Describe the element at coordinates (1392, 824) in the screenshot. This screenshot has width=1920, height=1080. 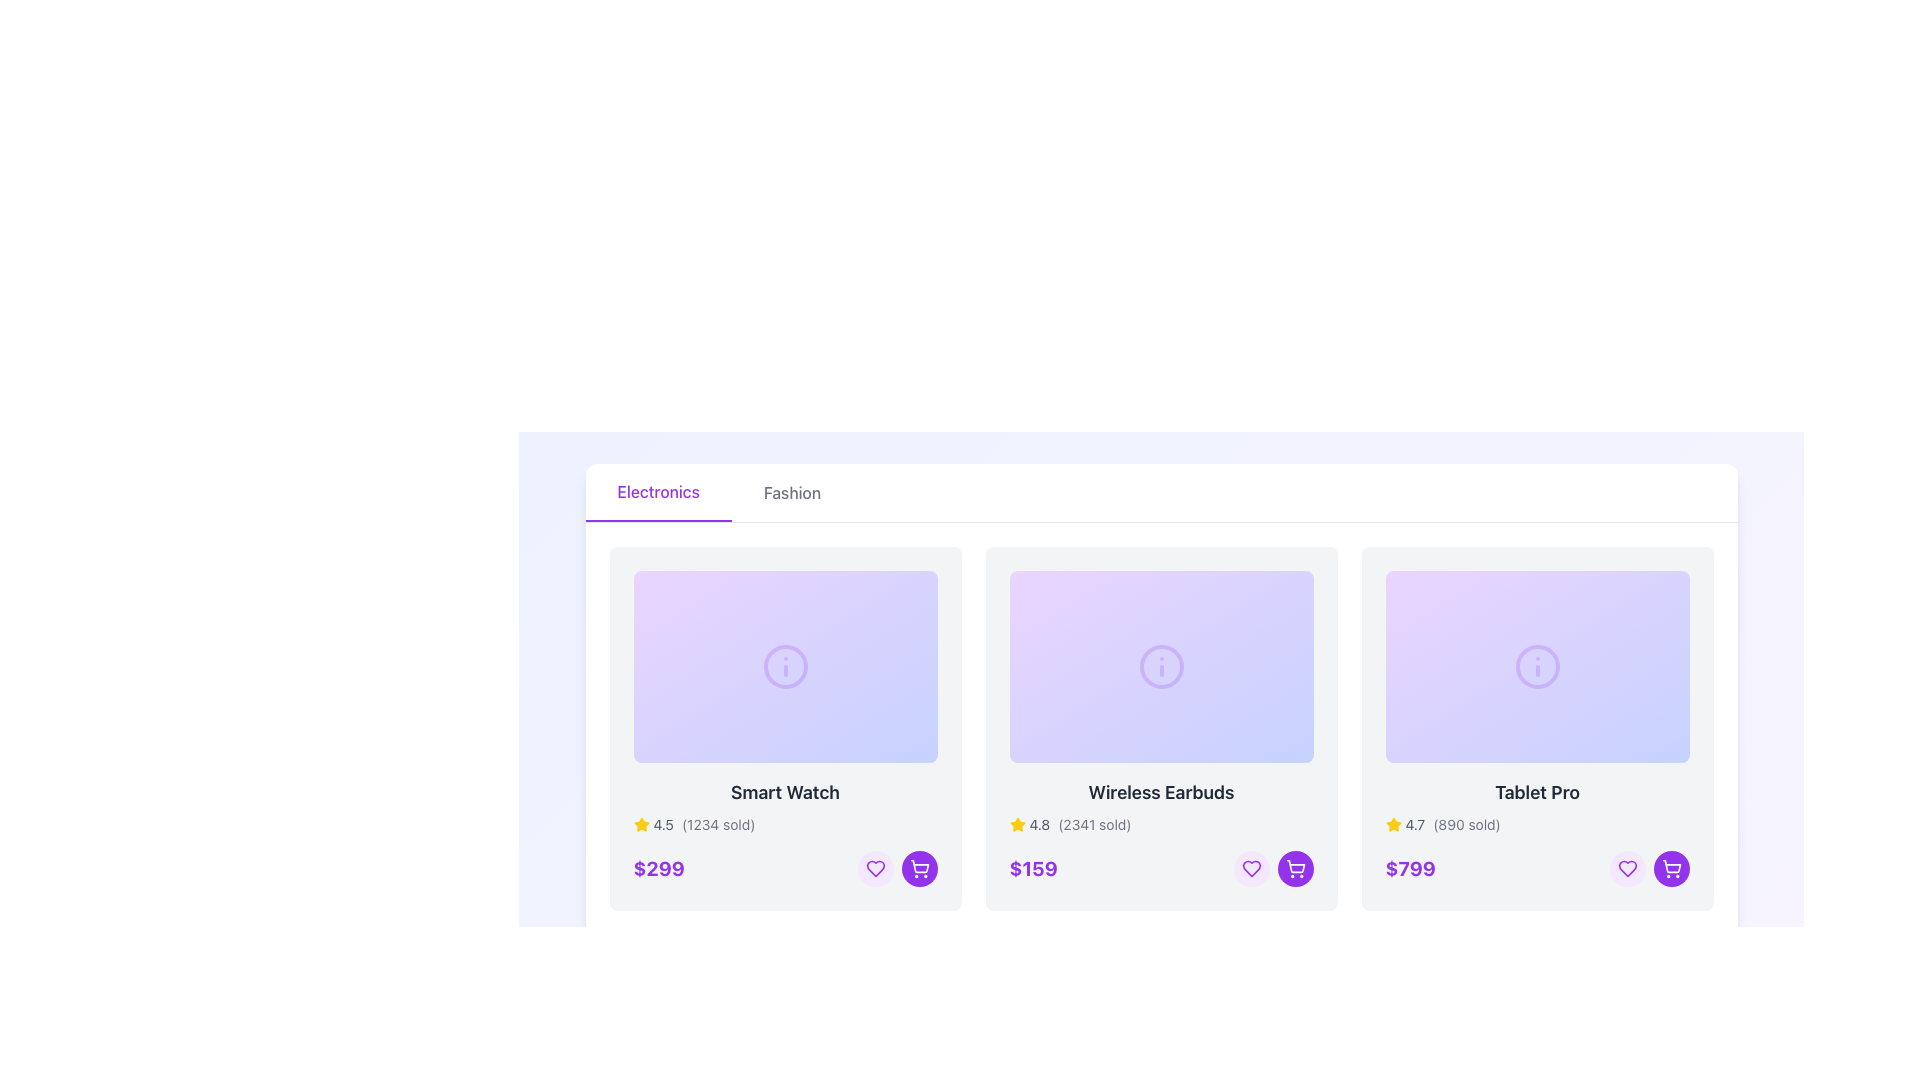
I see `the decorative star icon that represents the product rating for 'Tablet Pro', positioned to the left of the rating text '4.7'` at that location.